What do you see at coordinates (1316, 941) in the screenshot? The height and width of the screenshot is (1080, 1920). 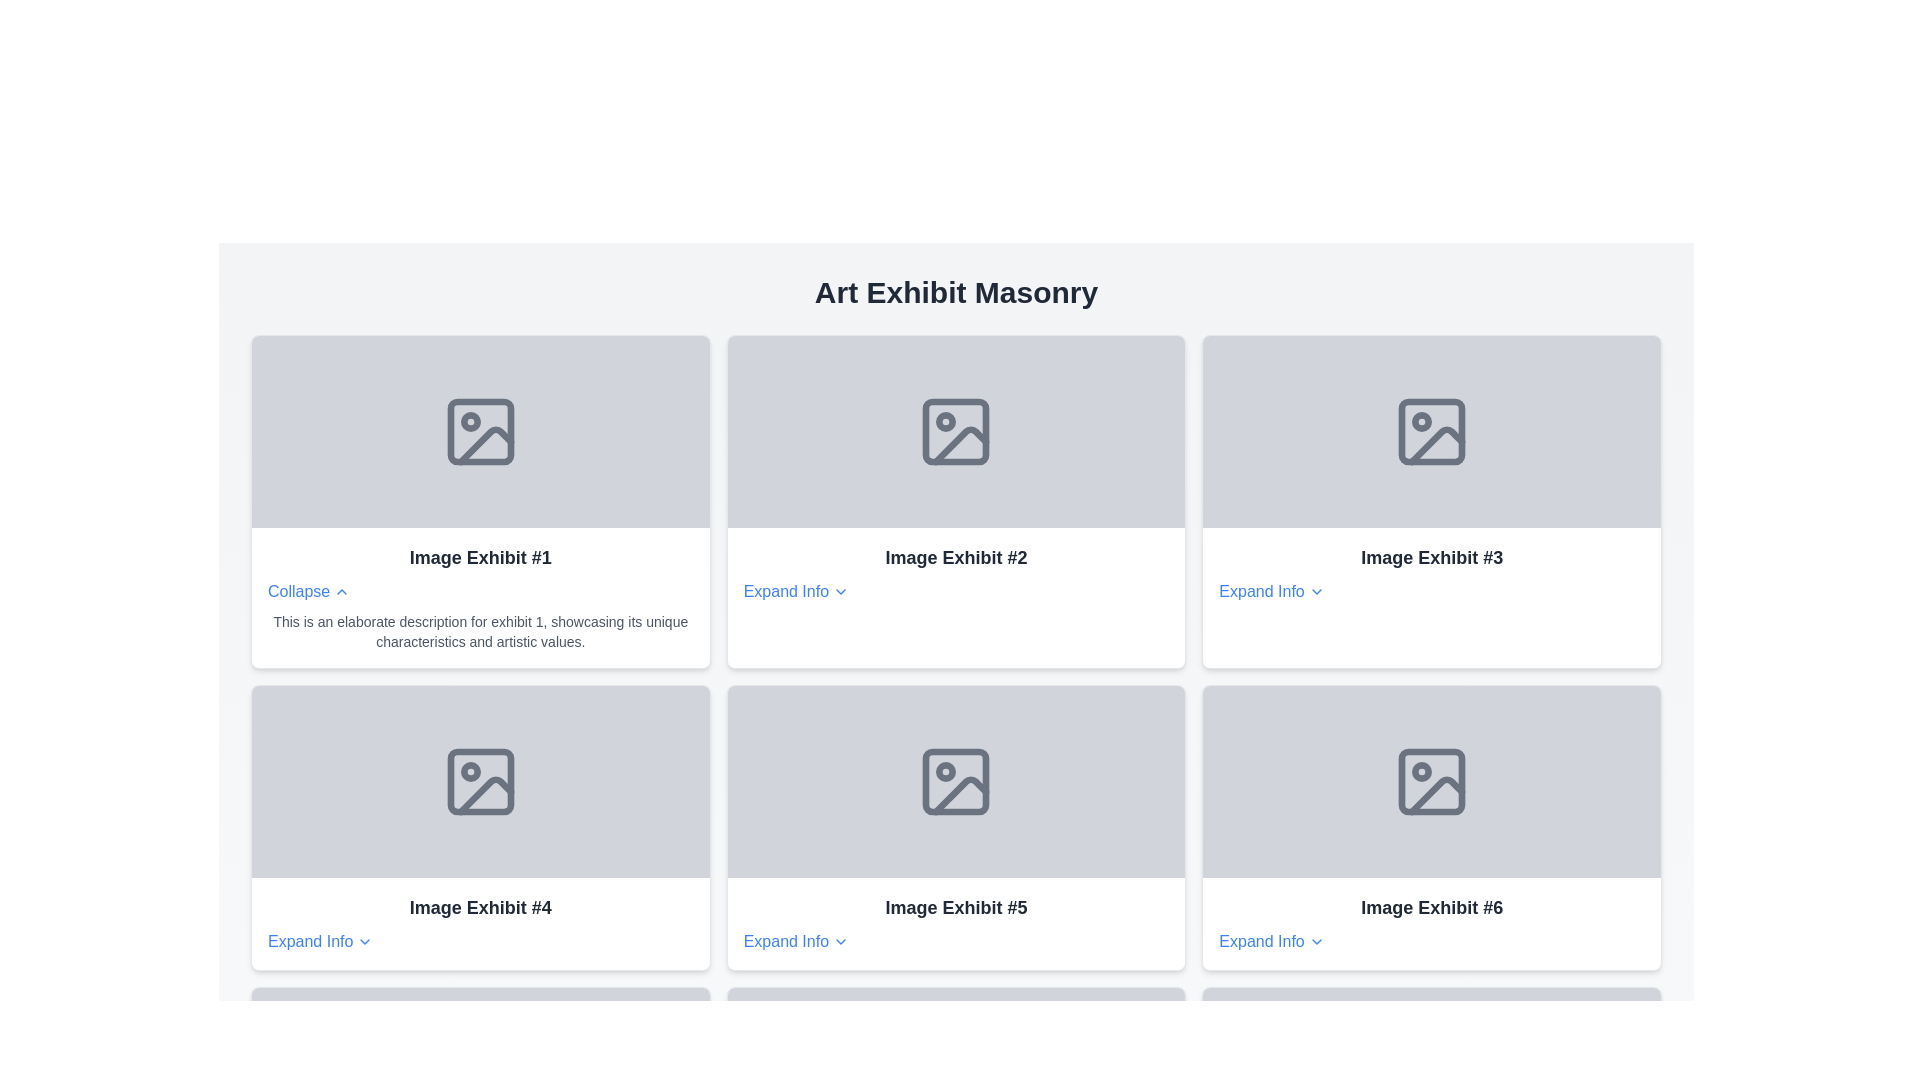 I see `the downward-pointing chevron icon styled with a thin, linear appearance, located next to 'Expand Info' under the 'Image Exhibit #6' section` at bounding box center [1316, 941].